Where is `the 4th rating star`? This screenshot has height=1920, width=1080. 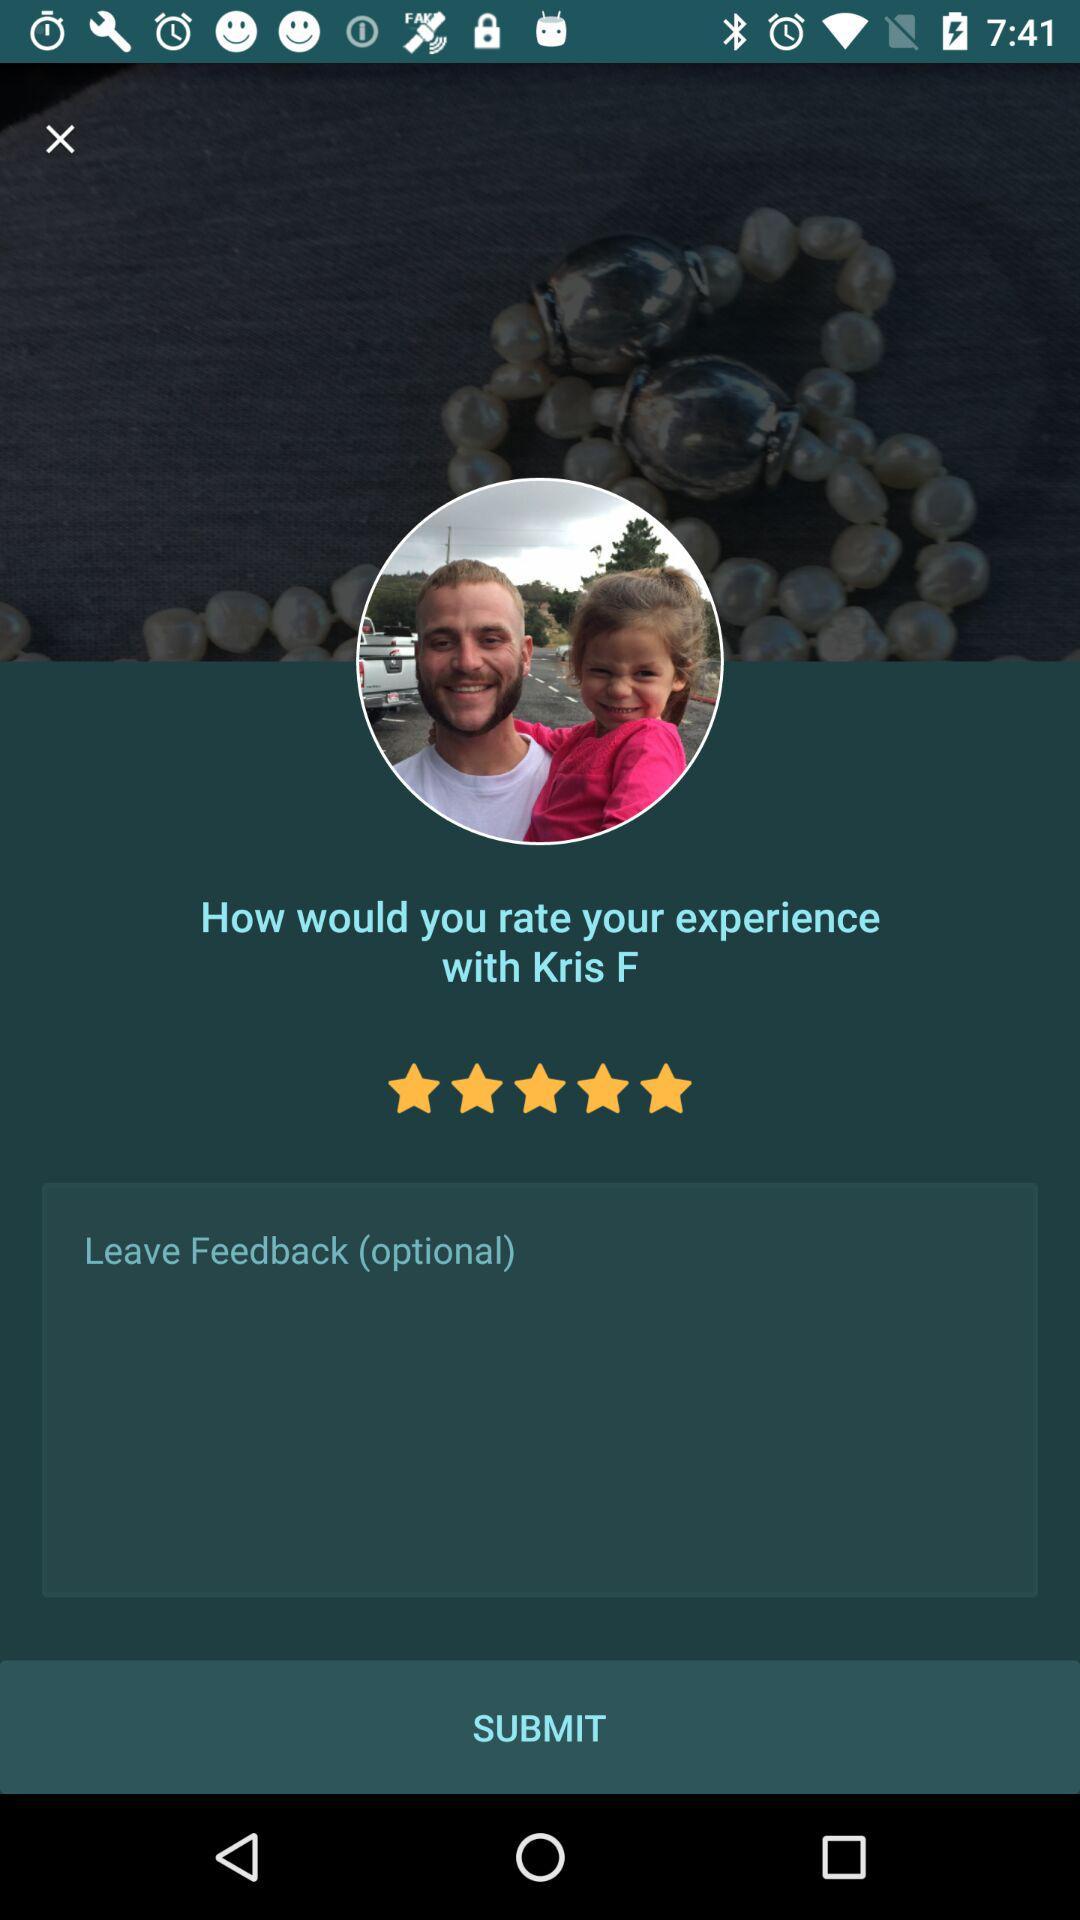 the 4th rating star is located at coordinates (601, 1087).